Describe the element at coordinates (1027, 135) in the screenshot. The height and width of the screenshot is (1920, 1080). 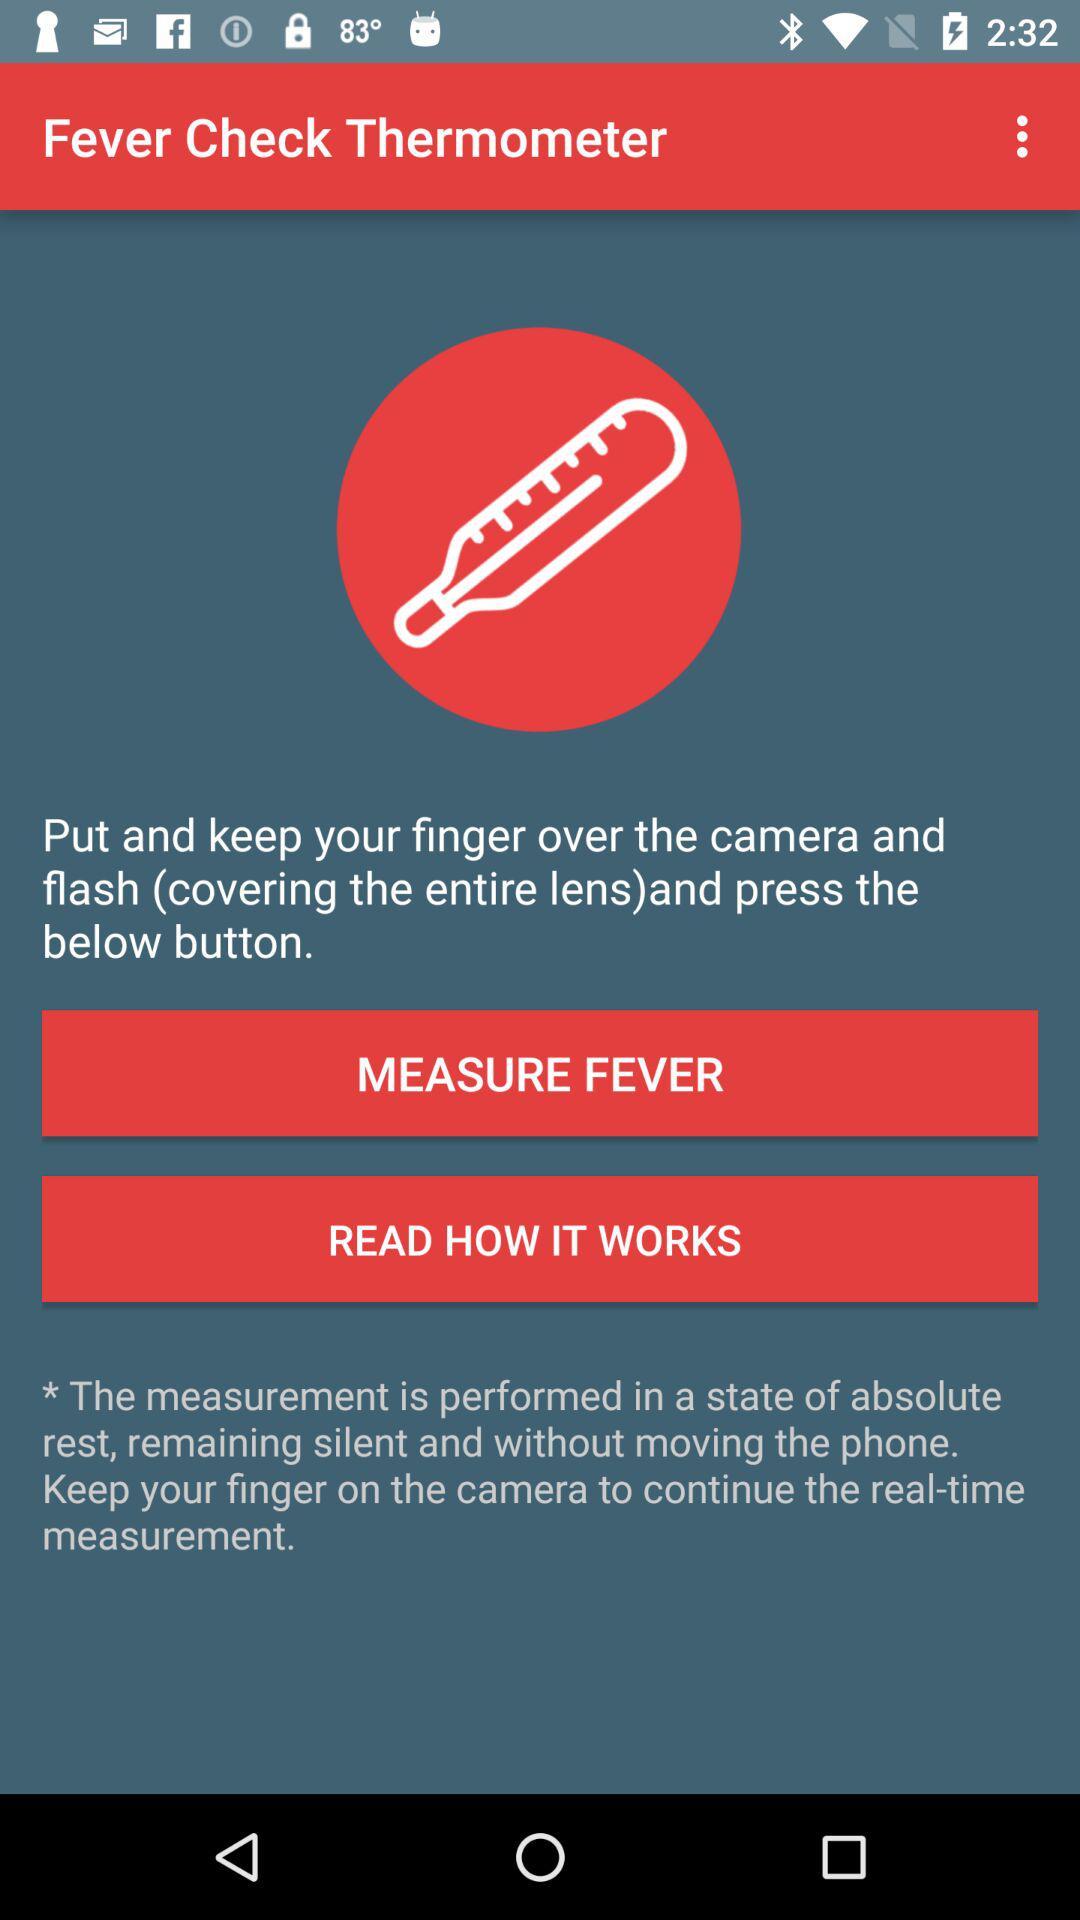
I see `icon above the put and keep icon` at that location.